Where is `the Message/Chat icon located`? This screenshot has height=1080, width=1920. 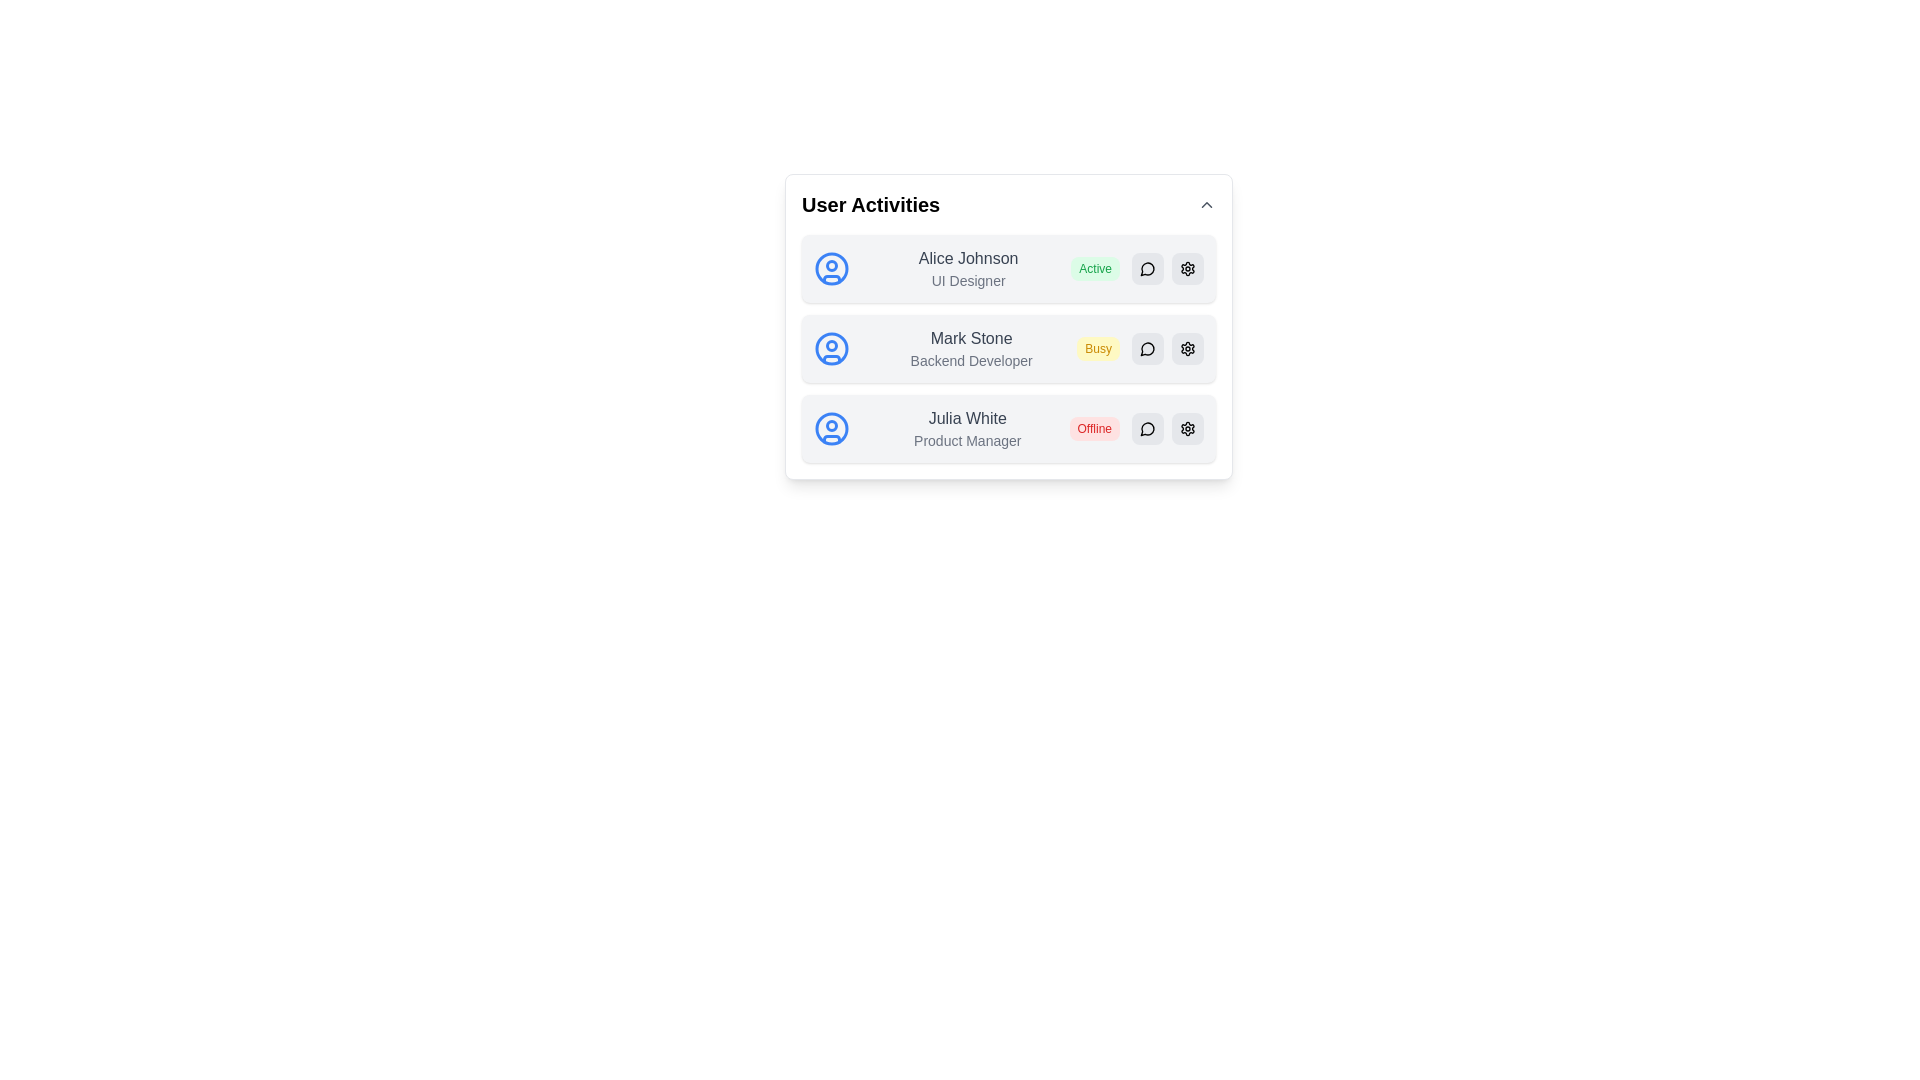 the Message/Chat icon located is located at coordinates (1147, 427).